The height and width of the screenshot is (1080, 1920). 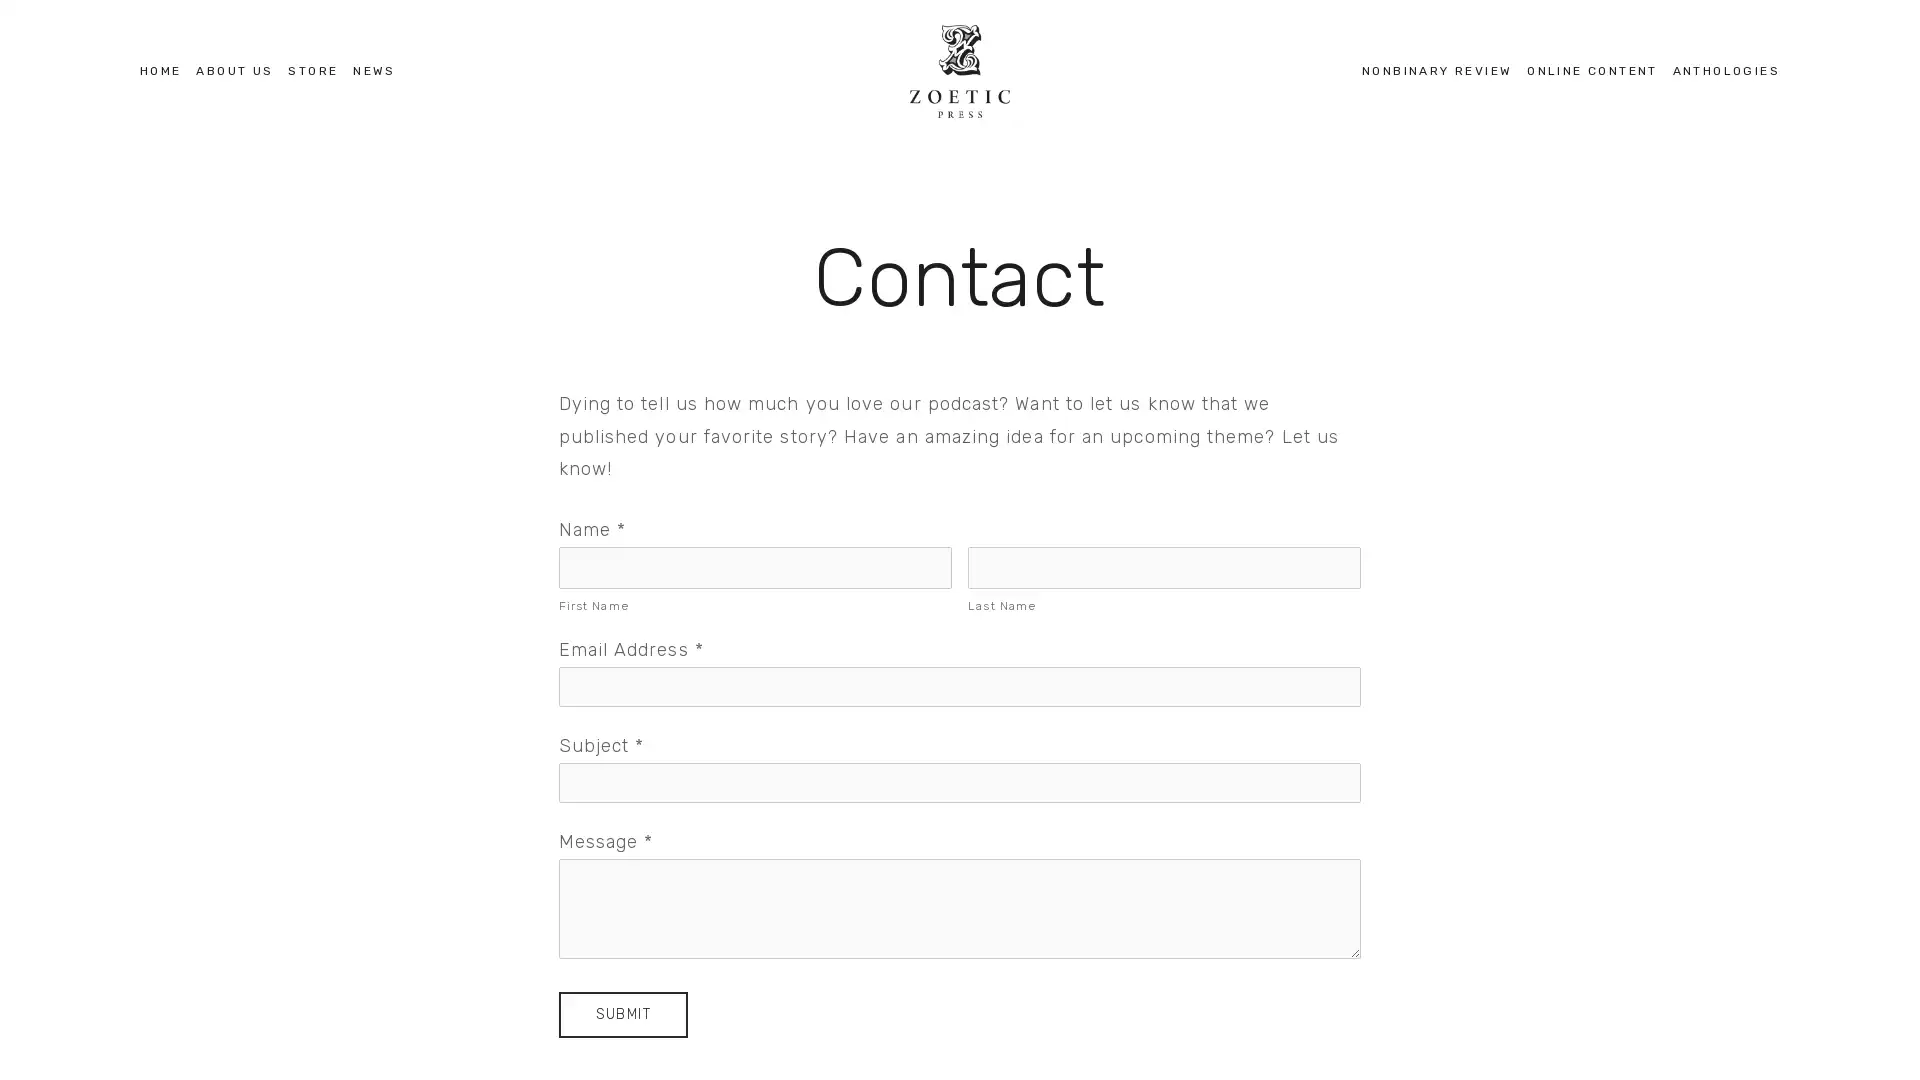 I want to click on Submit, so click(x=621, y=1014).